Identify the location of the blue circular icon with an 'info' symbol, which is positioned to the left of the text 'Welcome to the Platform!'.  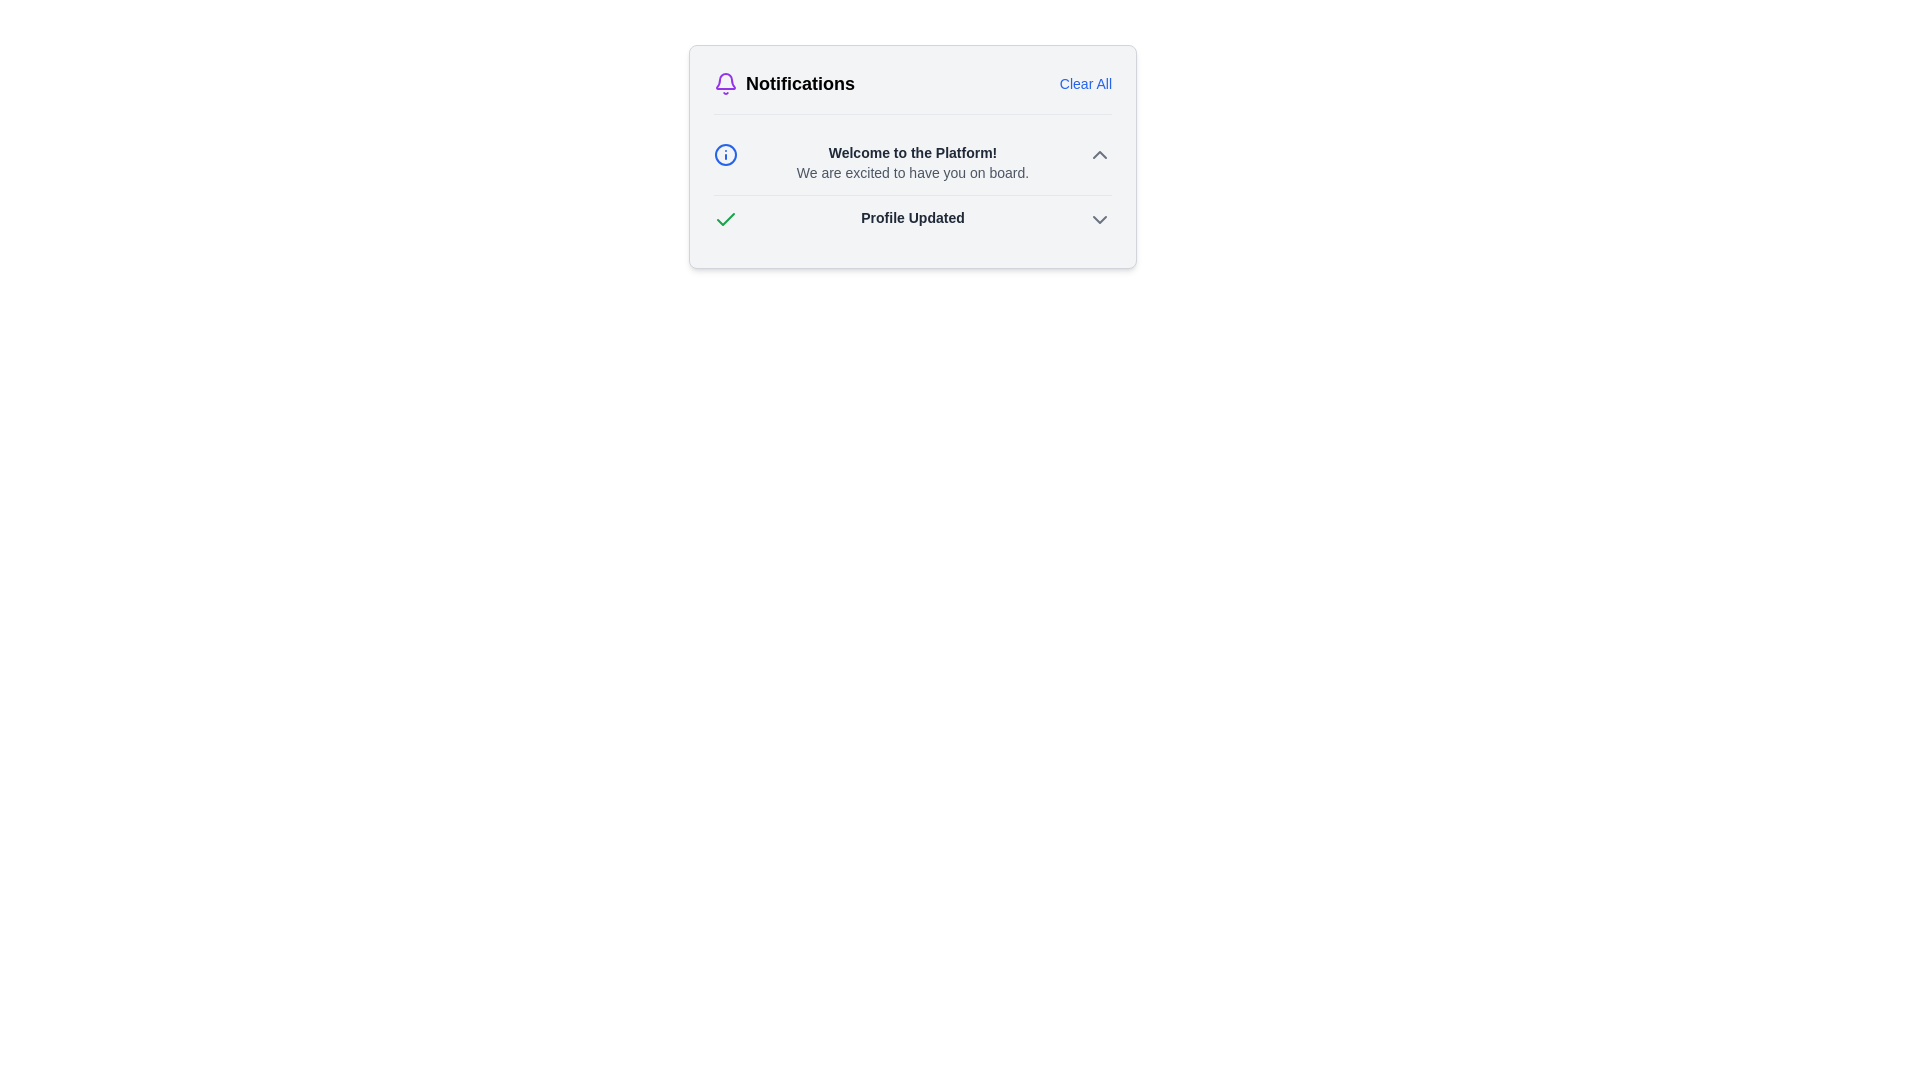
(724, 153).